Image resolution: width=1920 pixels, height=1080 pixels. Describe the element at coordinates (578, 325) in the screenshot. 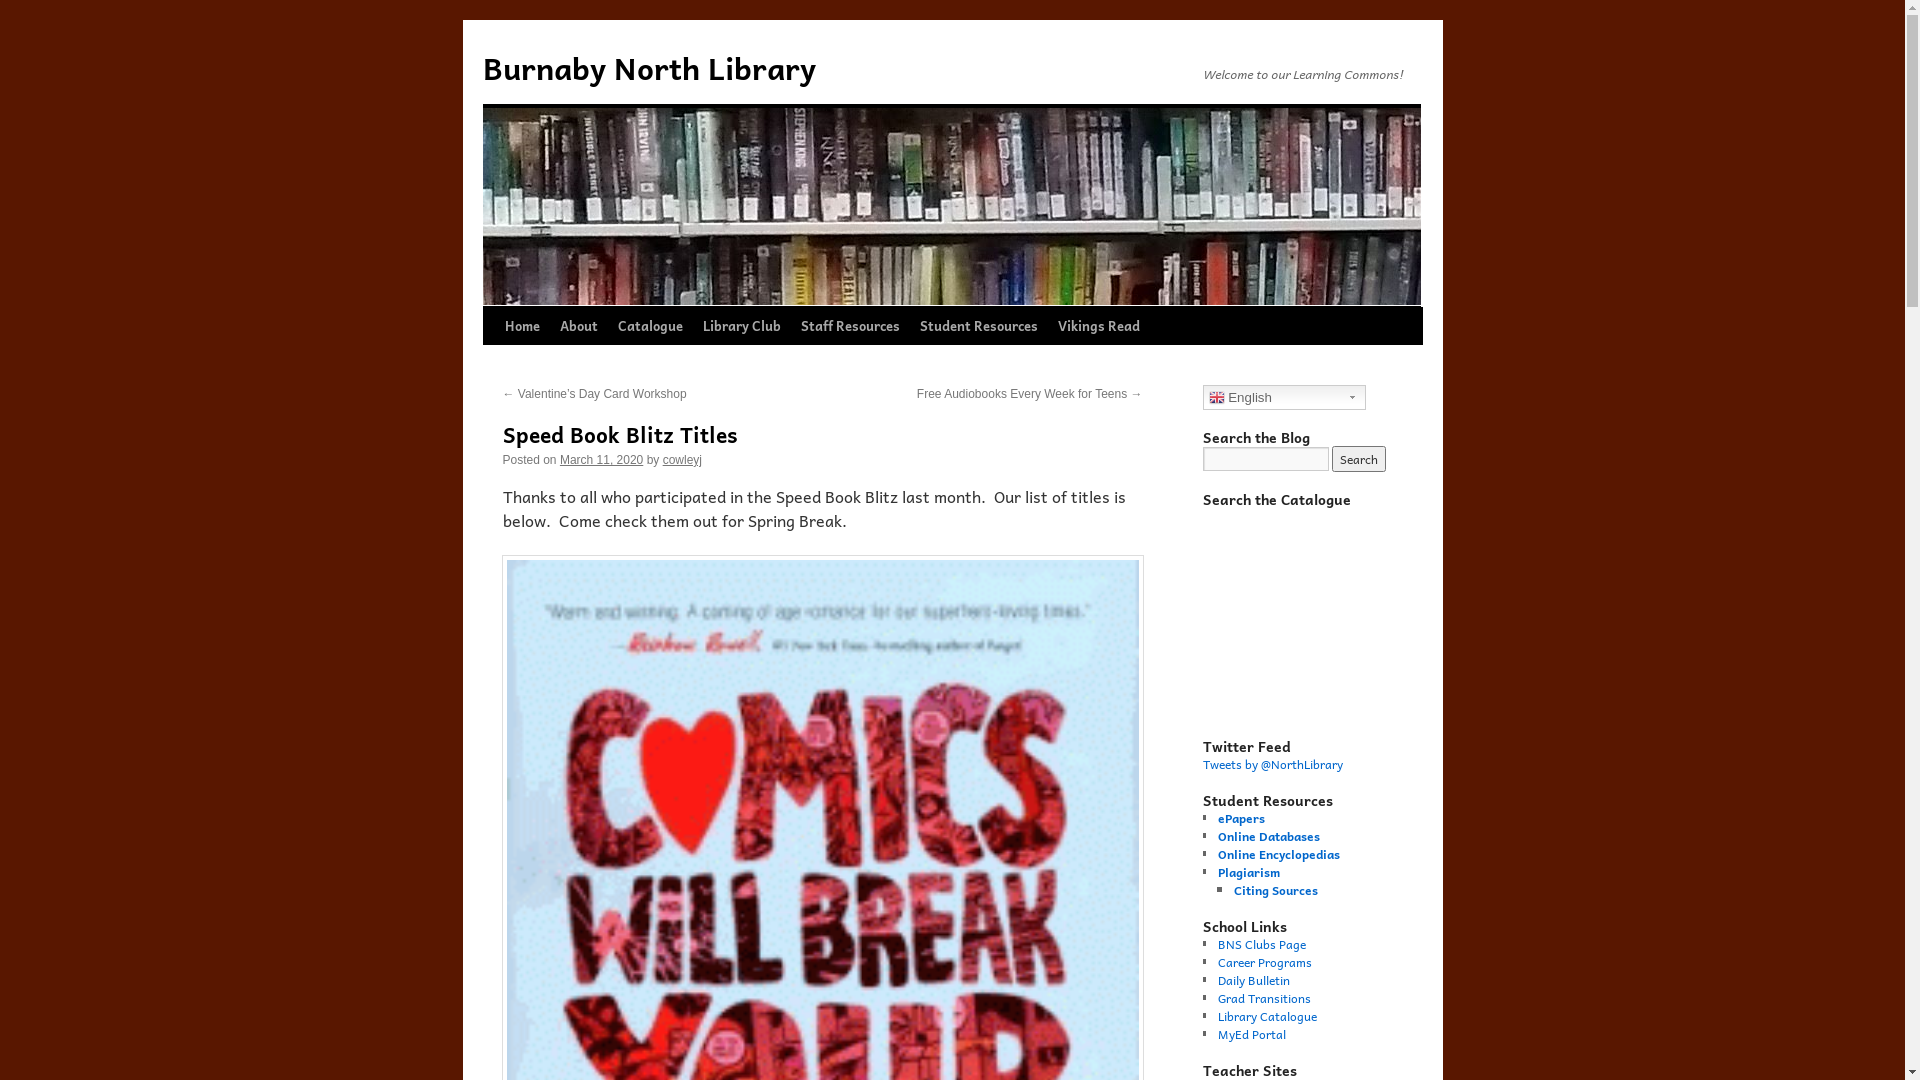

I see `'About'` at that location.